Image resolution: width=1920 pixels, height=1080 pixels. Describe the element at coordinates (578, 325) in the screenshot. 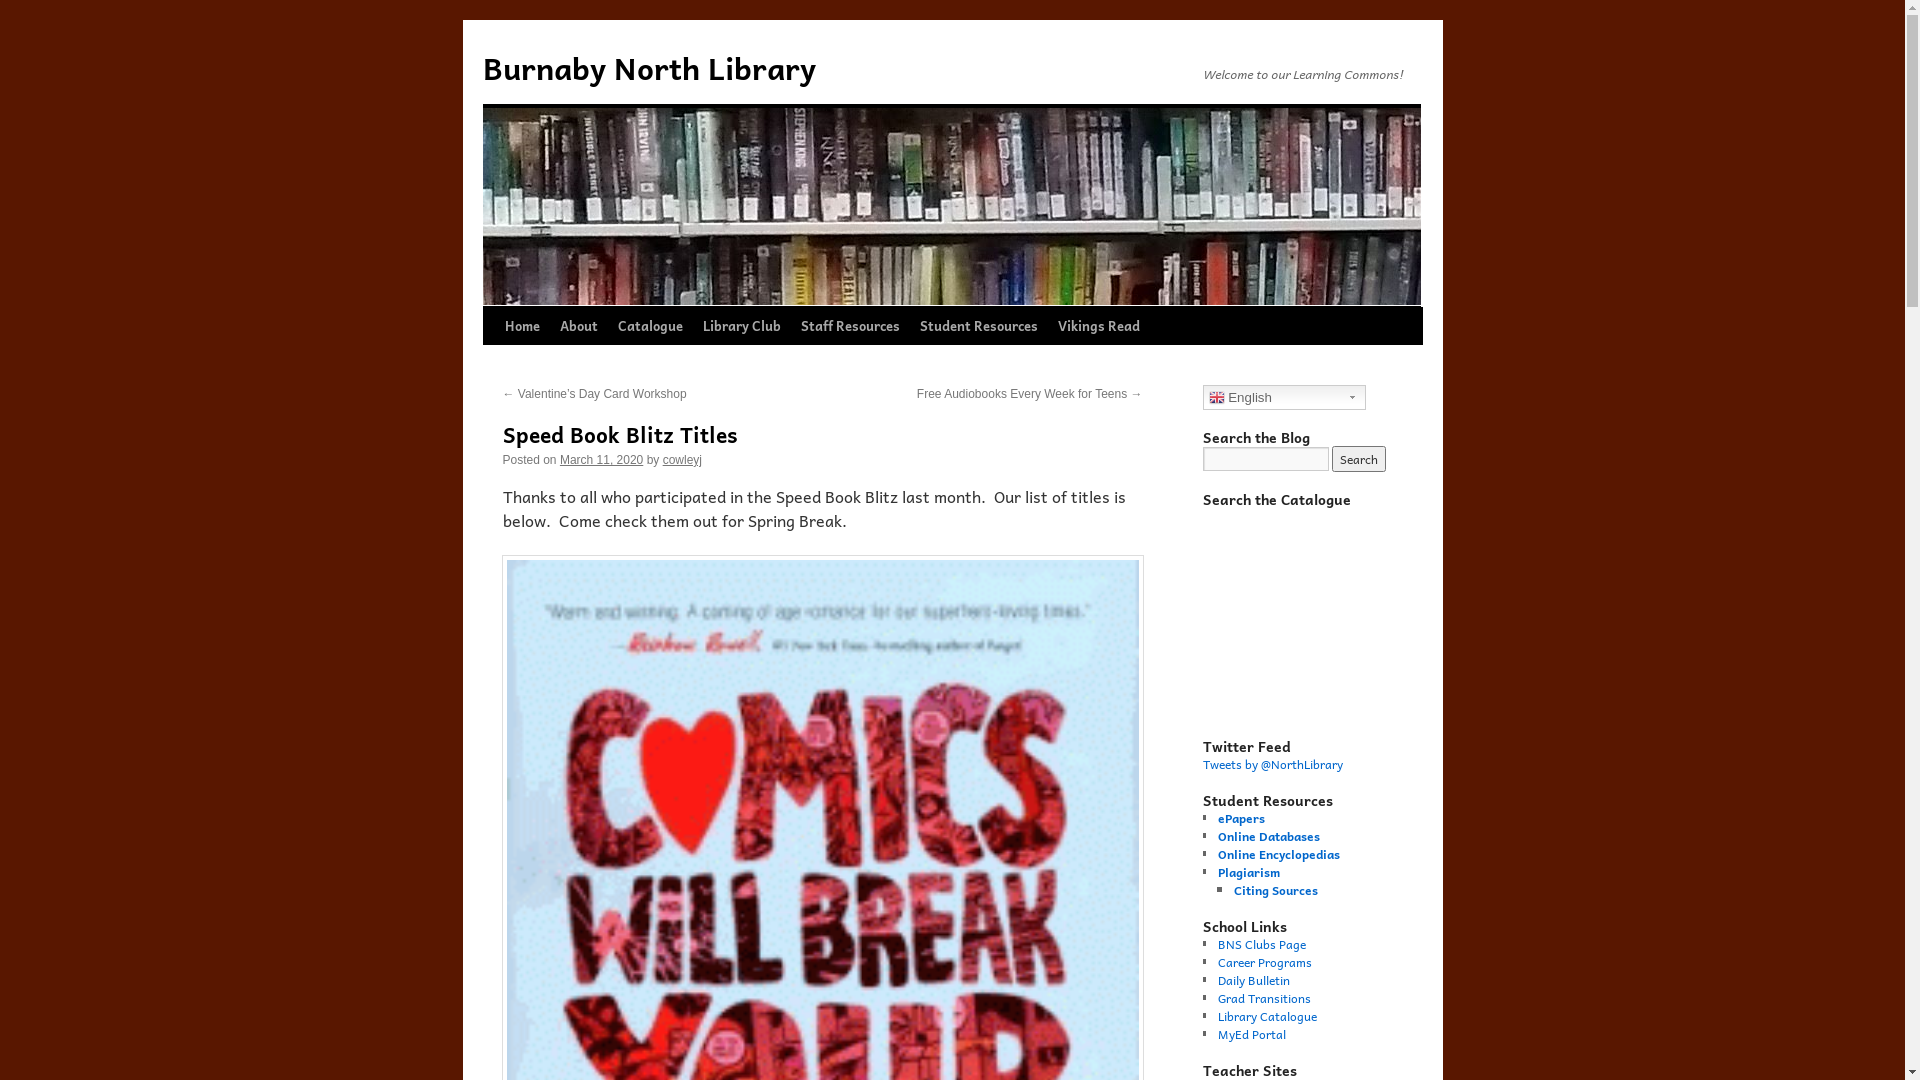

I see `'About'` at that location.